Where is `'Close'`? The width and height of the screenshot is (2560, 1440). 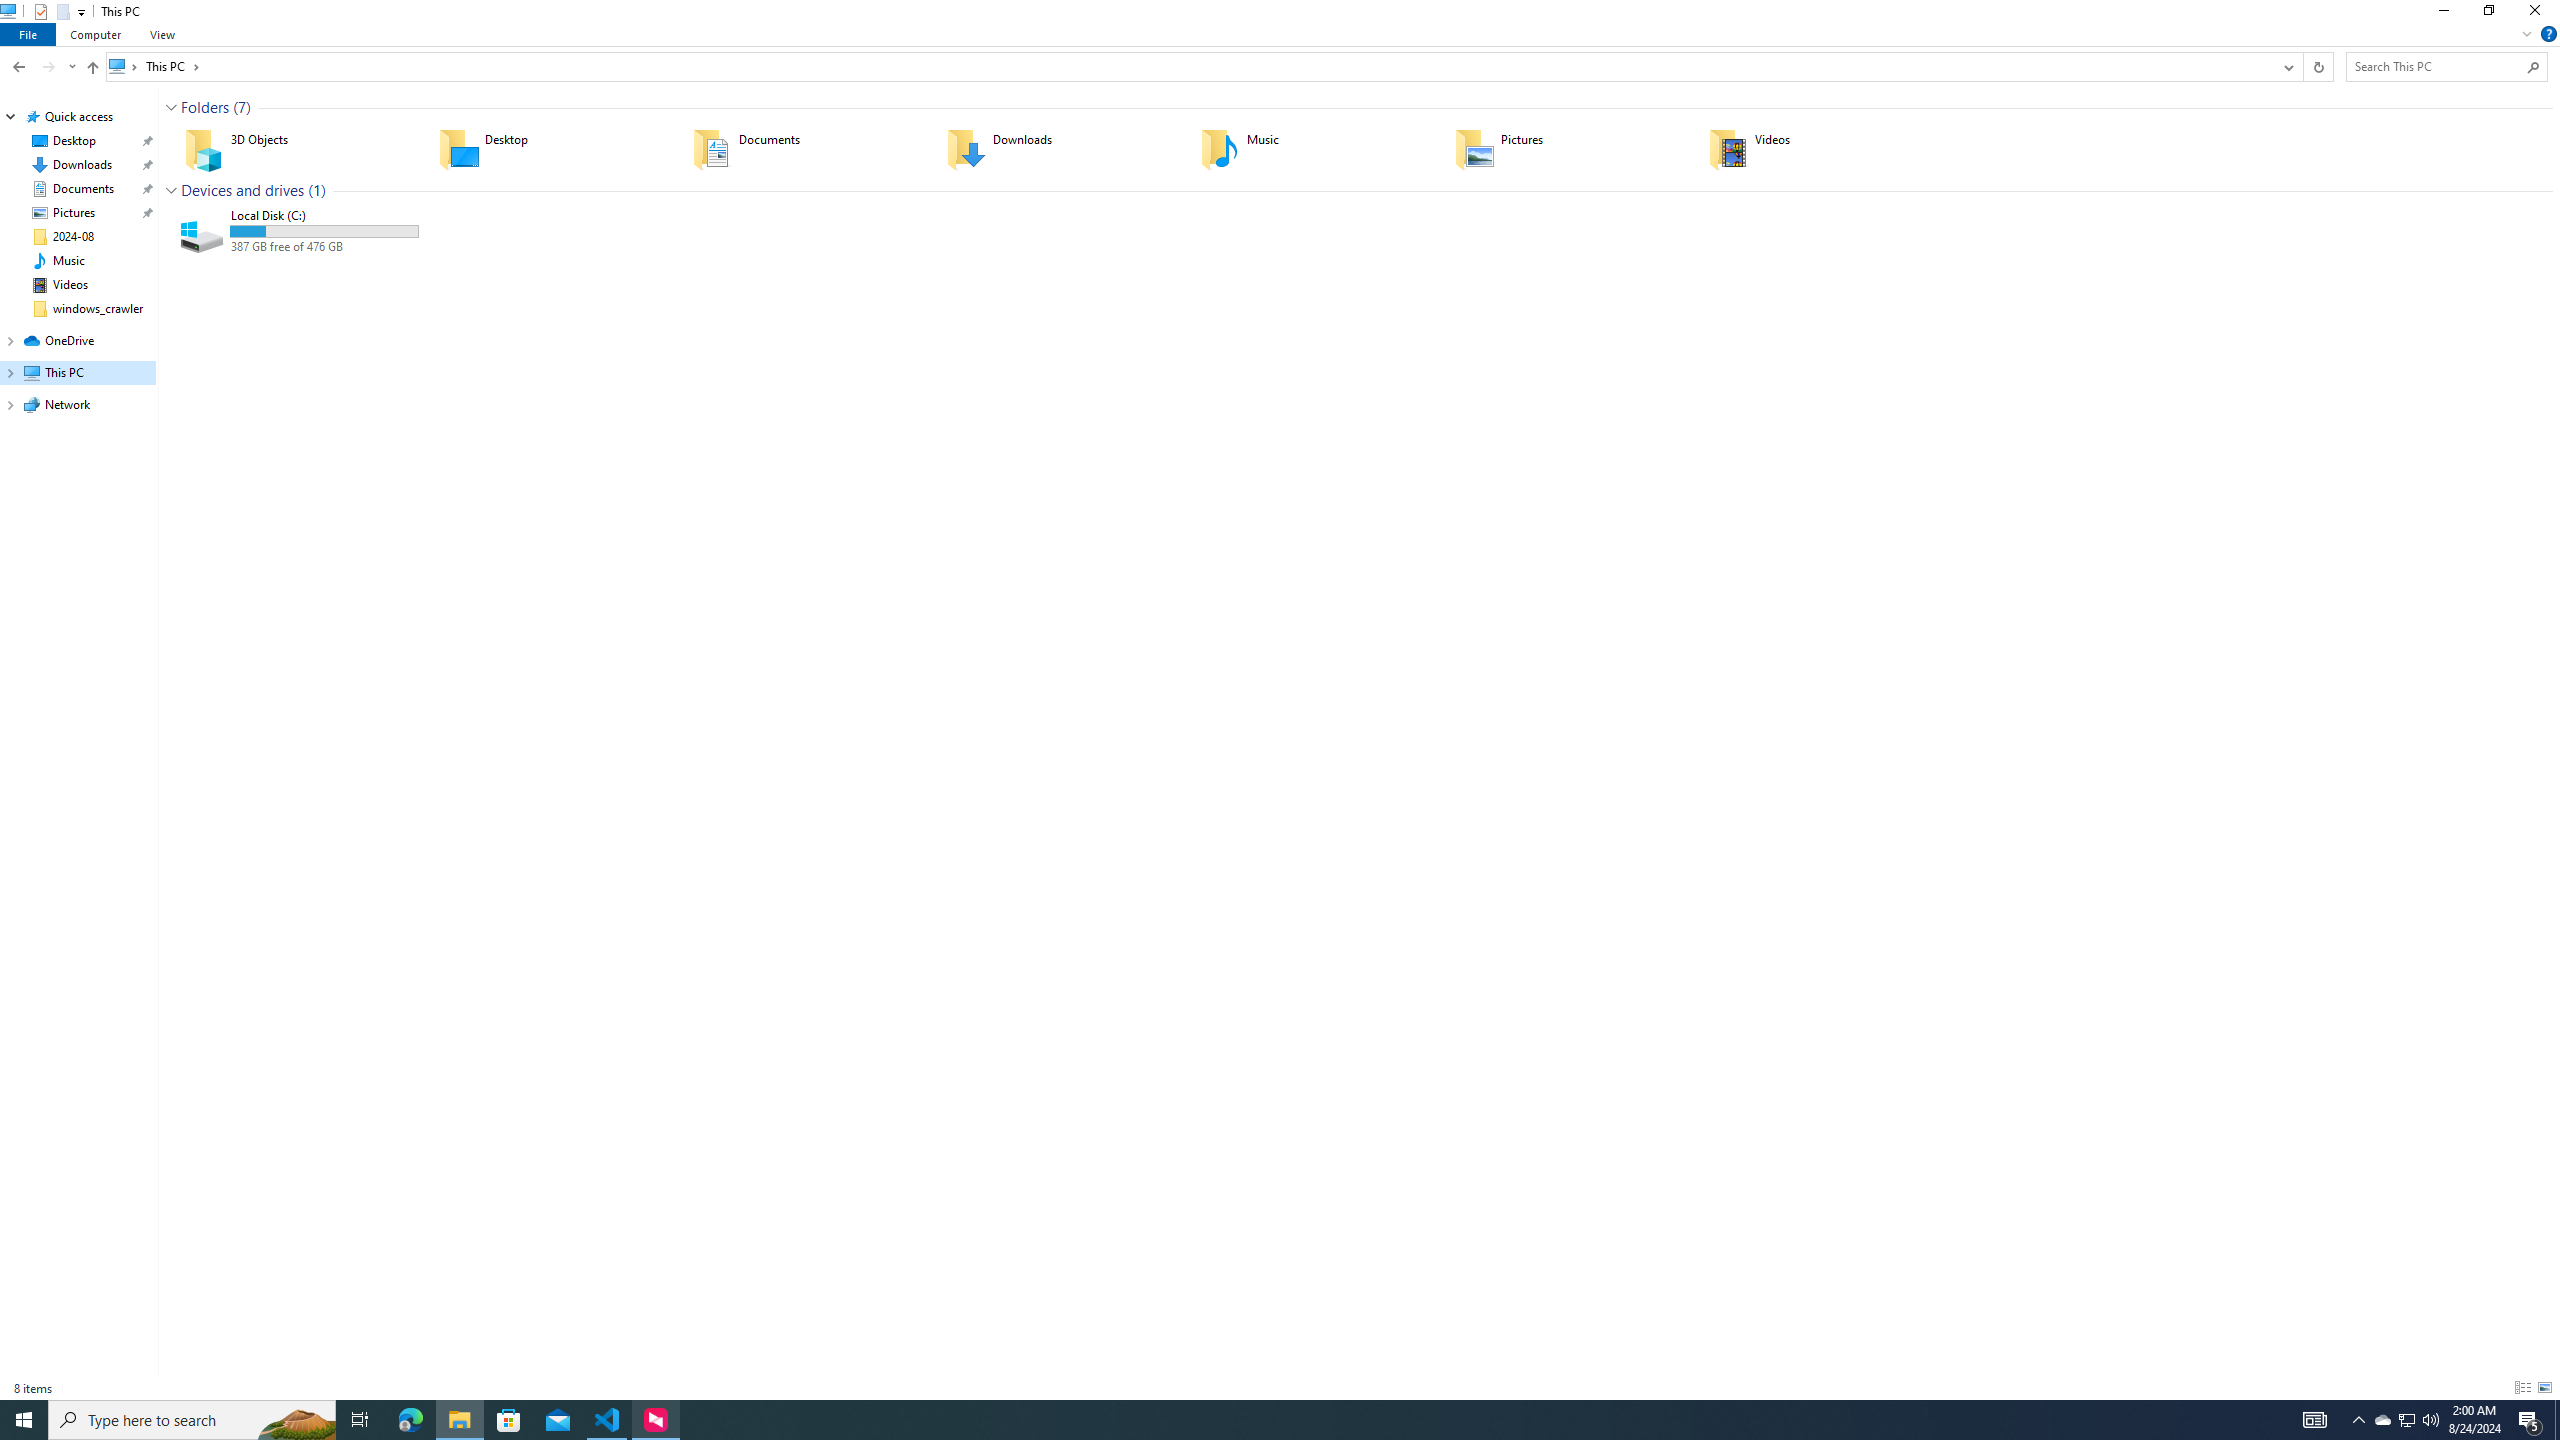 'Close' is located at coordinates (2539, 15).